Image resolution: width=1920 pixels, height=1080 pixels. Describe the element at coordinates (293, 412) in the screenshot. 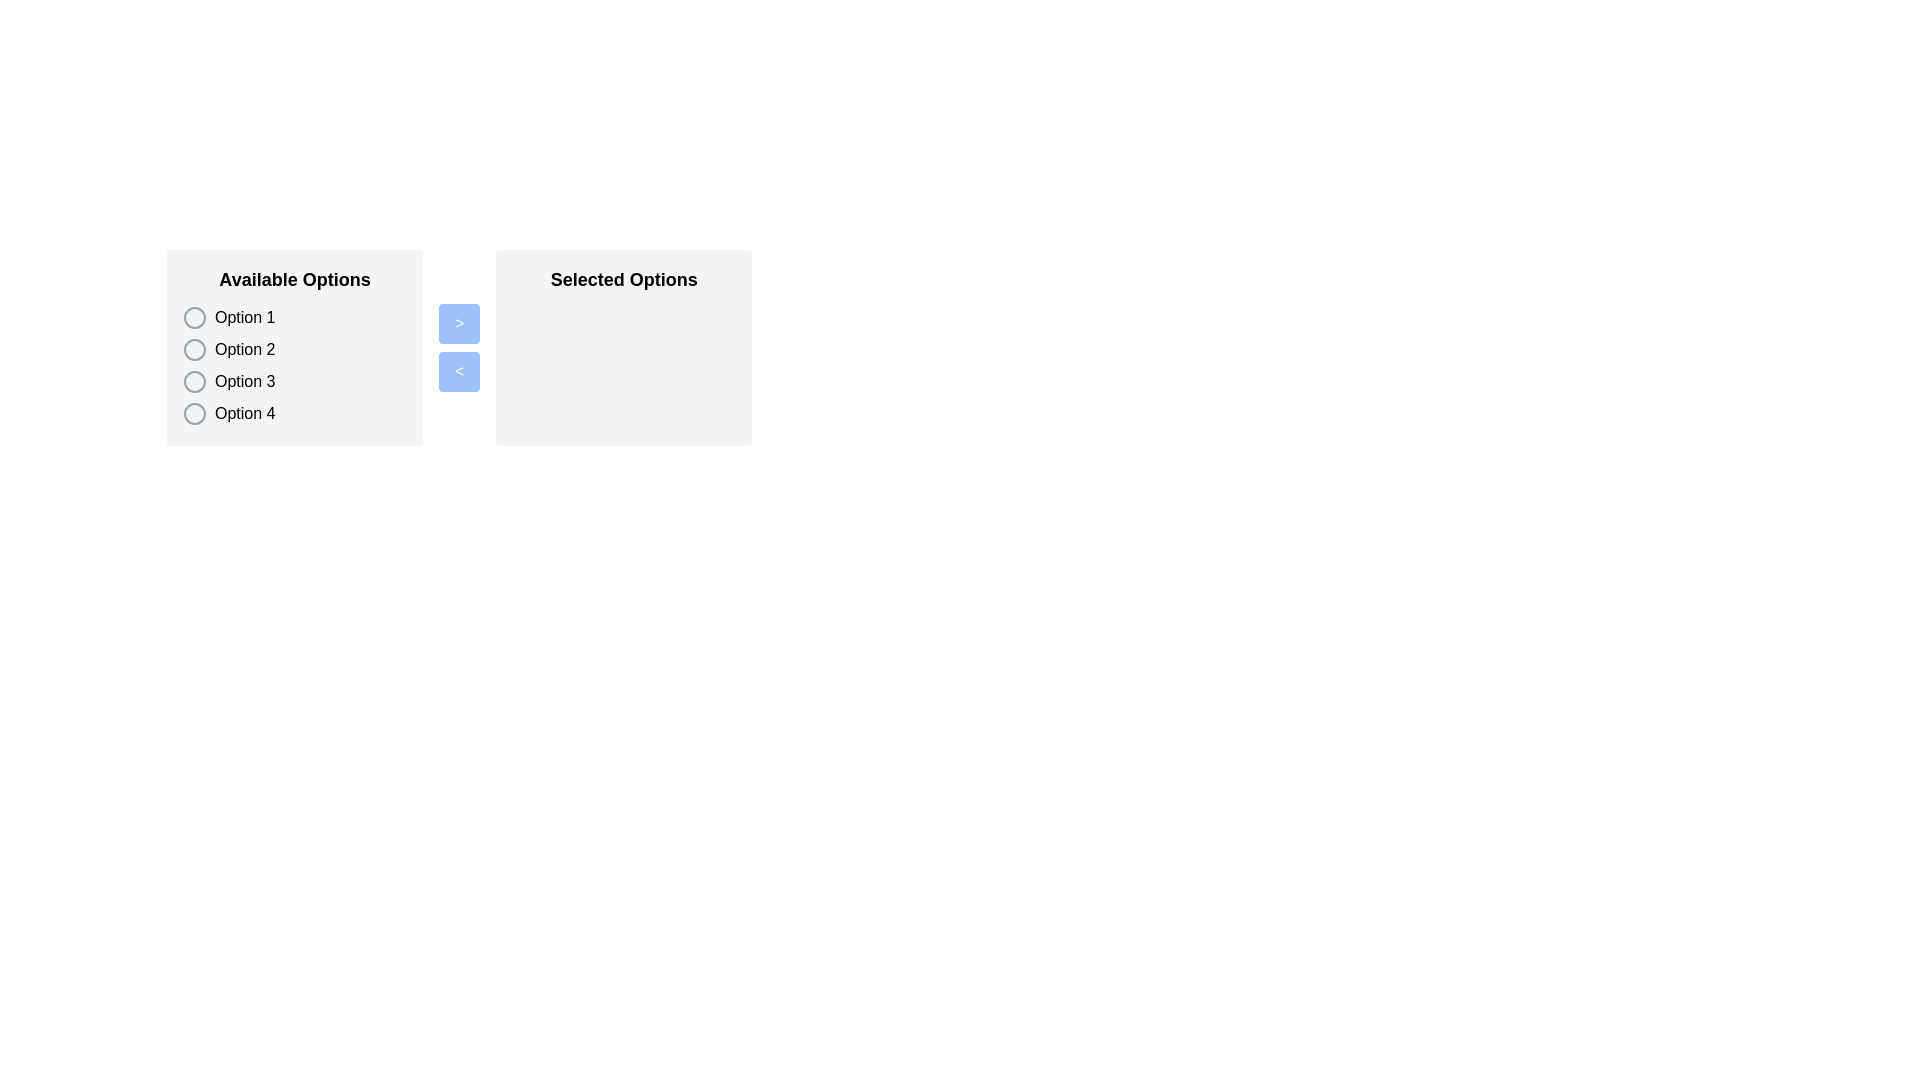

I see `the fourth selectable list item labeled 'Available Options'` at that location.